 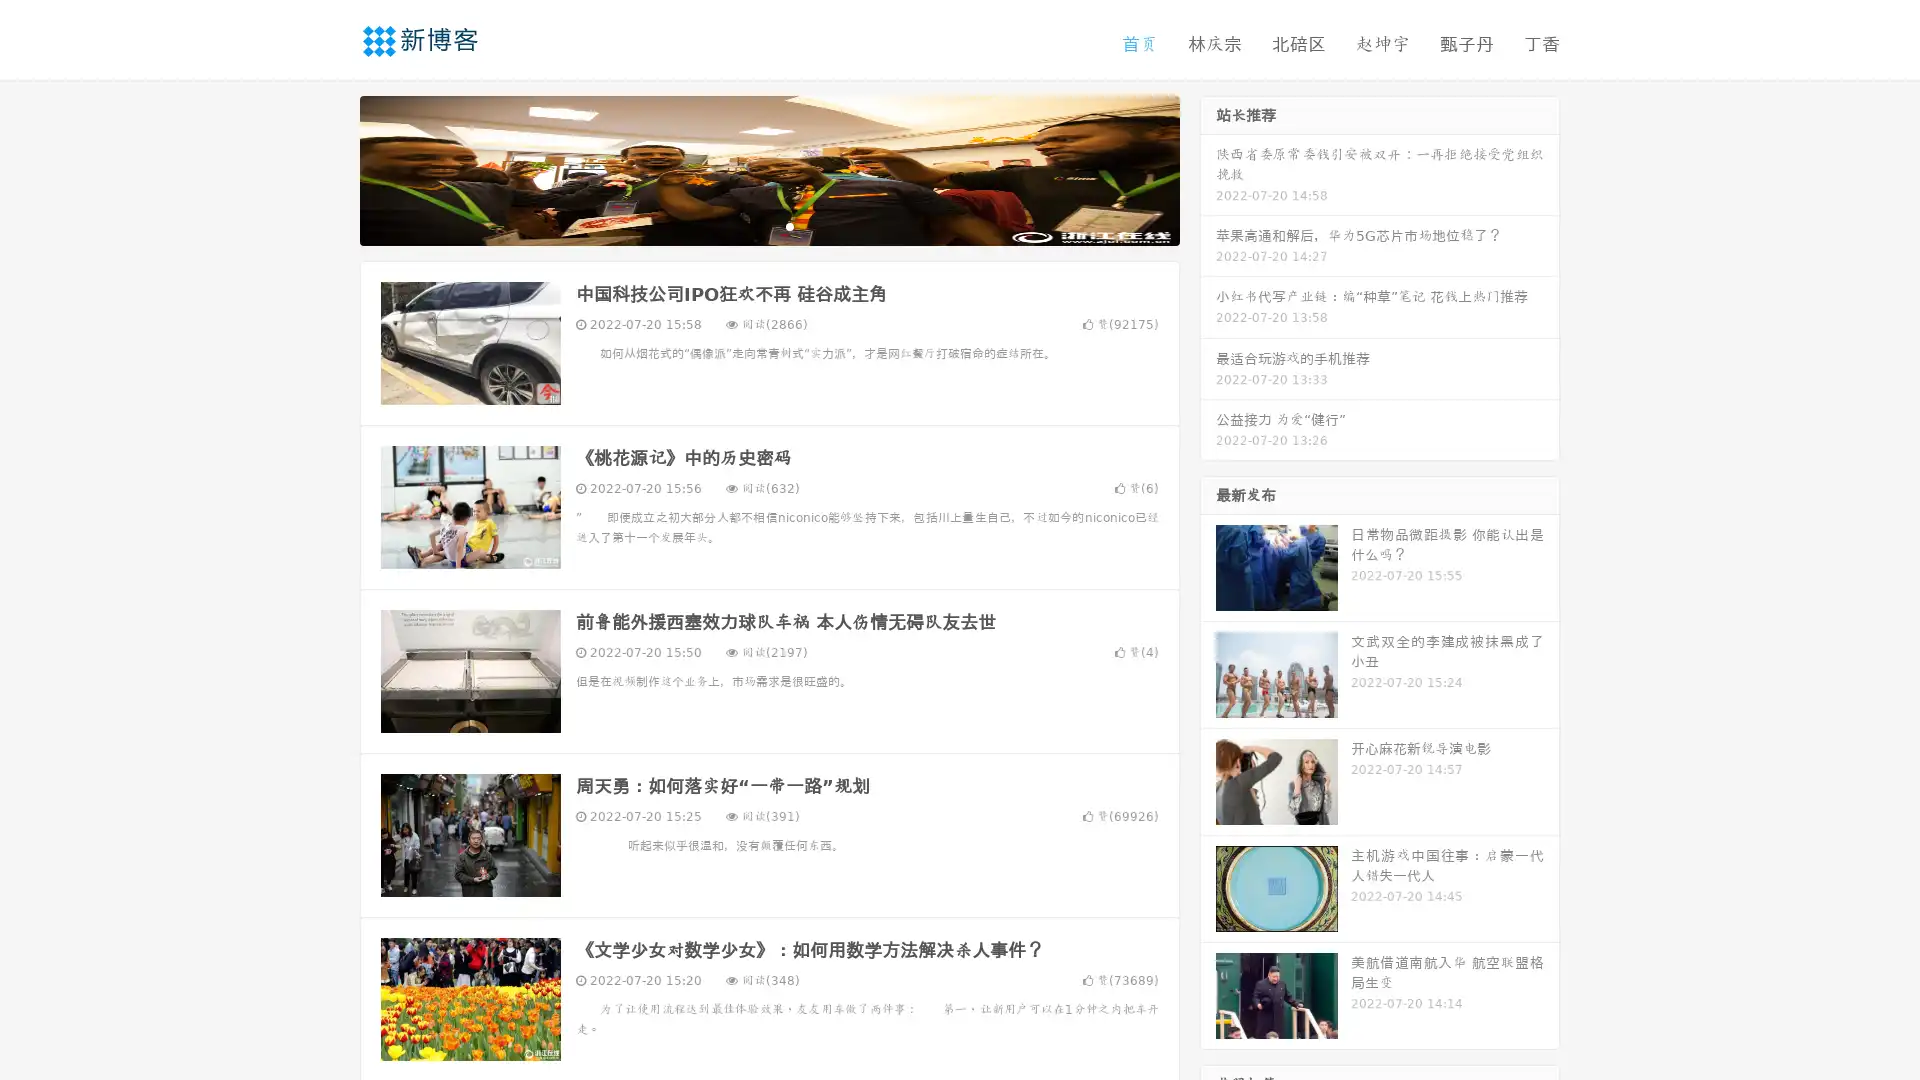 I want to click on Go to slide 1, so click(x=748, y=225).